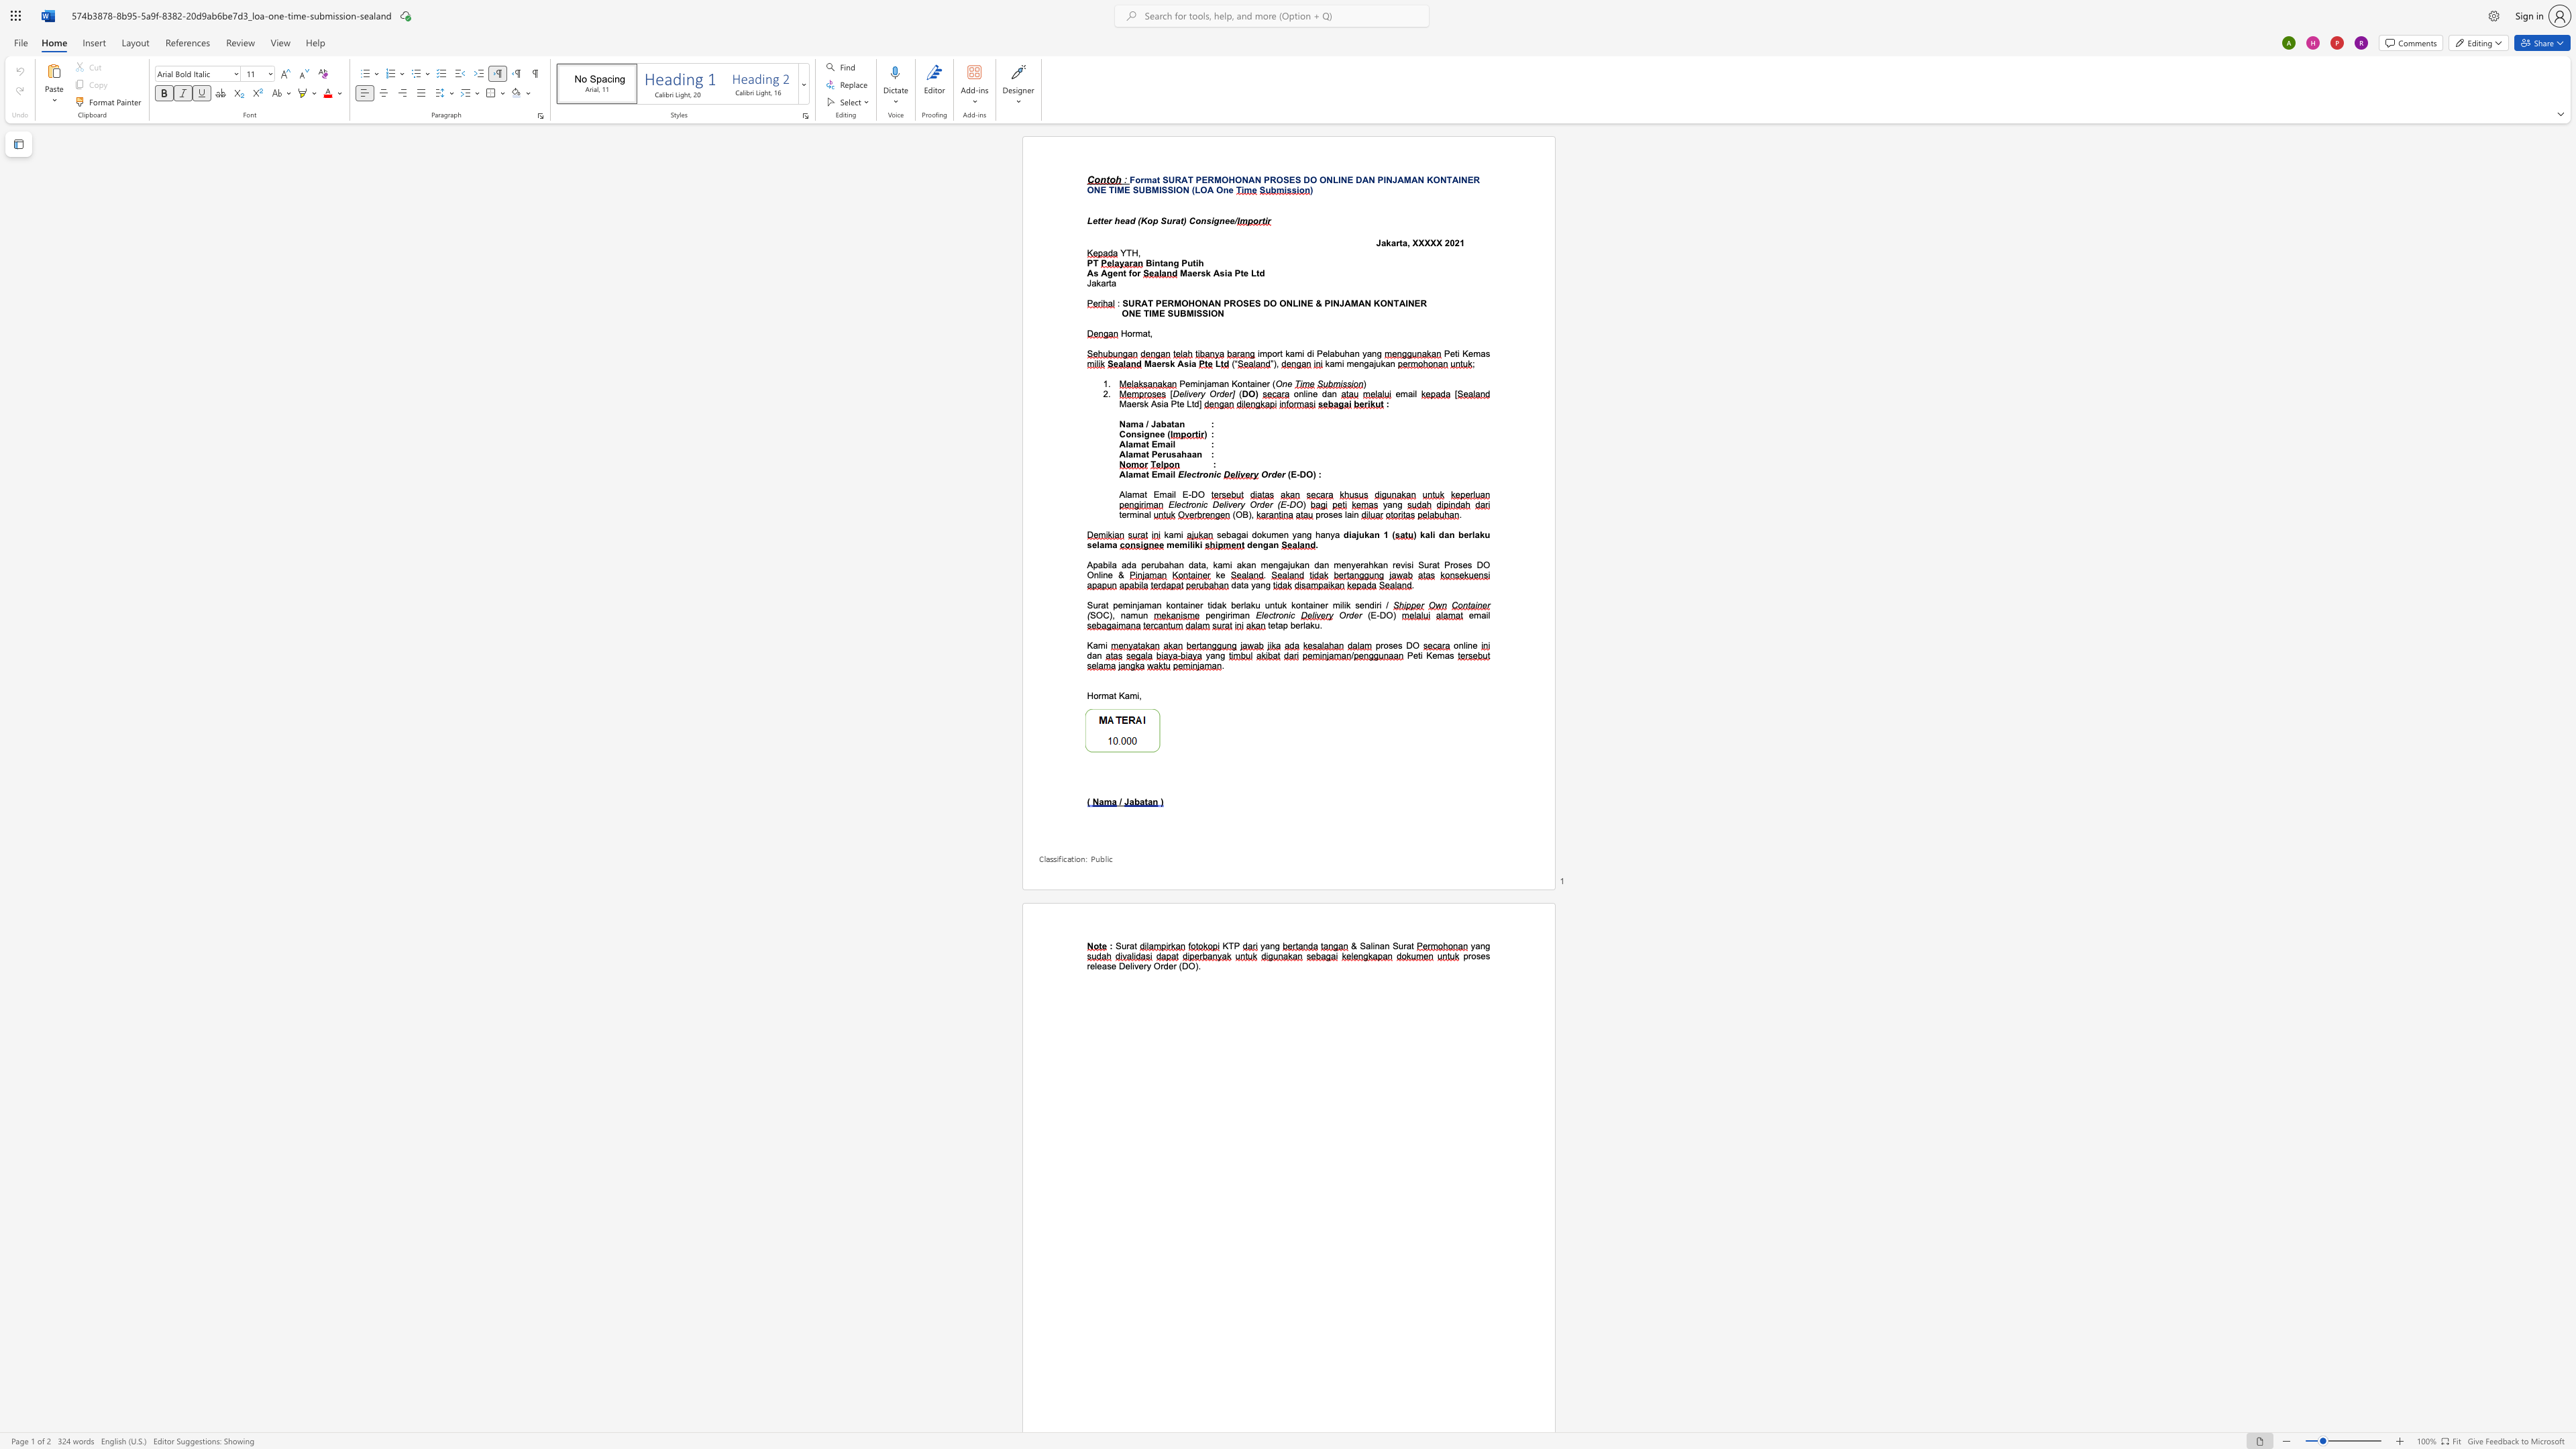 The height and width of the screenshot is (1449, 2576). What do you see at coordinates (1177, 965) in the screenshot?
I see `the subset text "(DO" within the text "release Delivery Order (DO)"` at bounding box center [1177, 965].